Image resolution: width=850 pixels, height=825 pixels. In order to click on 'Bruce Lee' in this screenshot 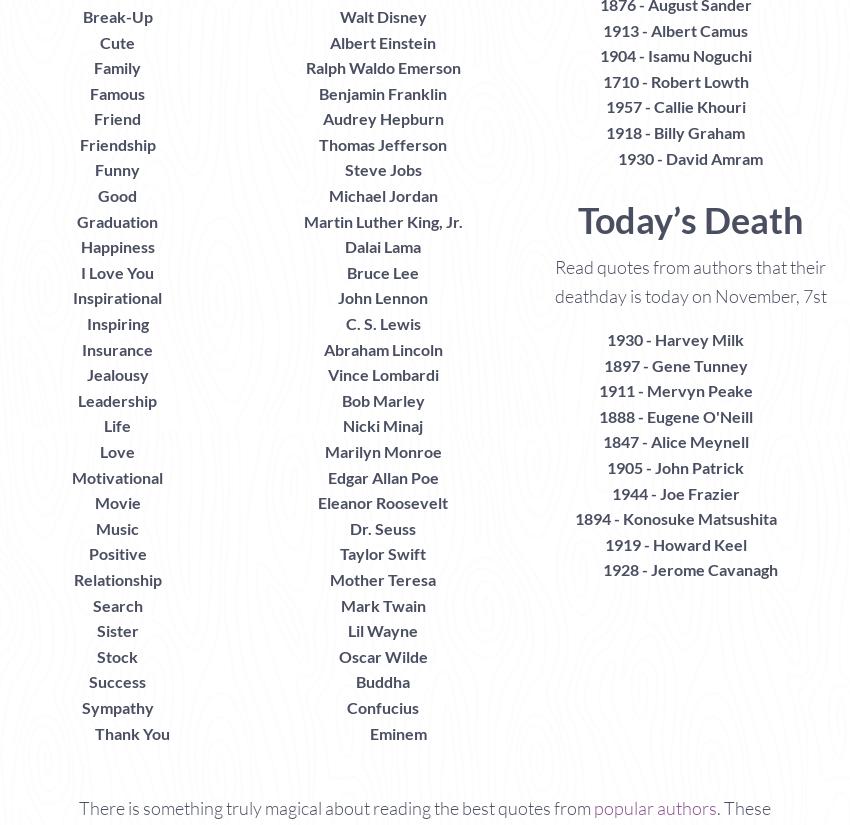, I will do `click(345, 270)`.